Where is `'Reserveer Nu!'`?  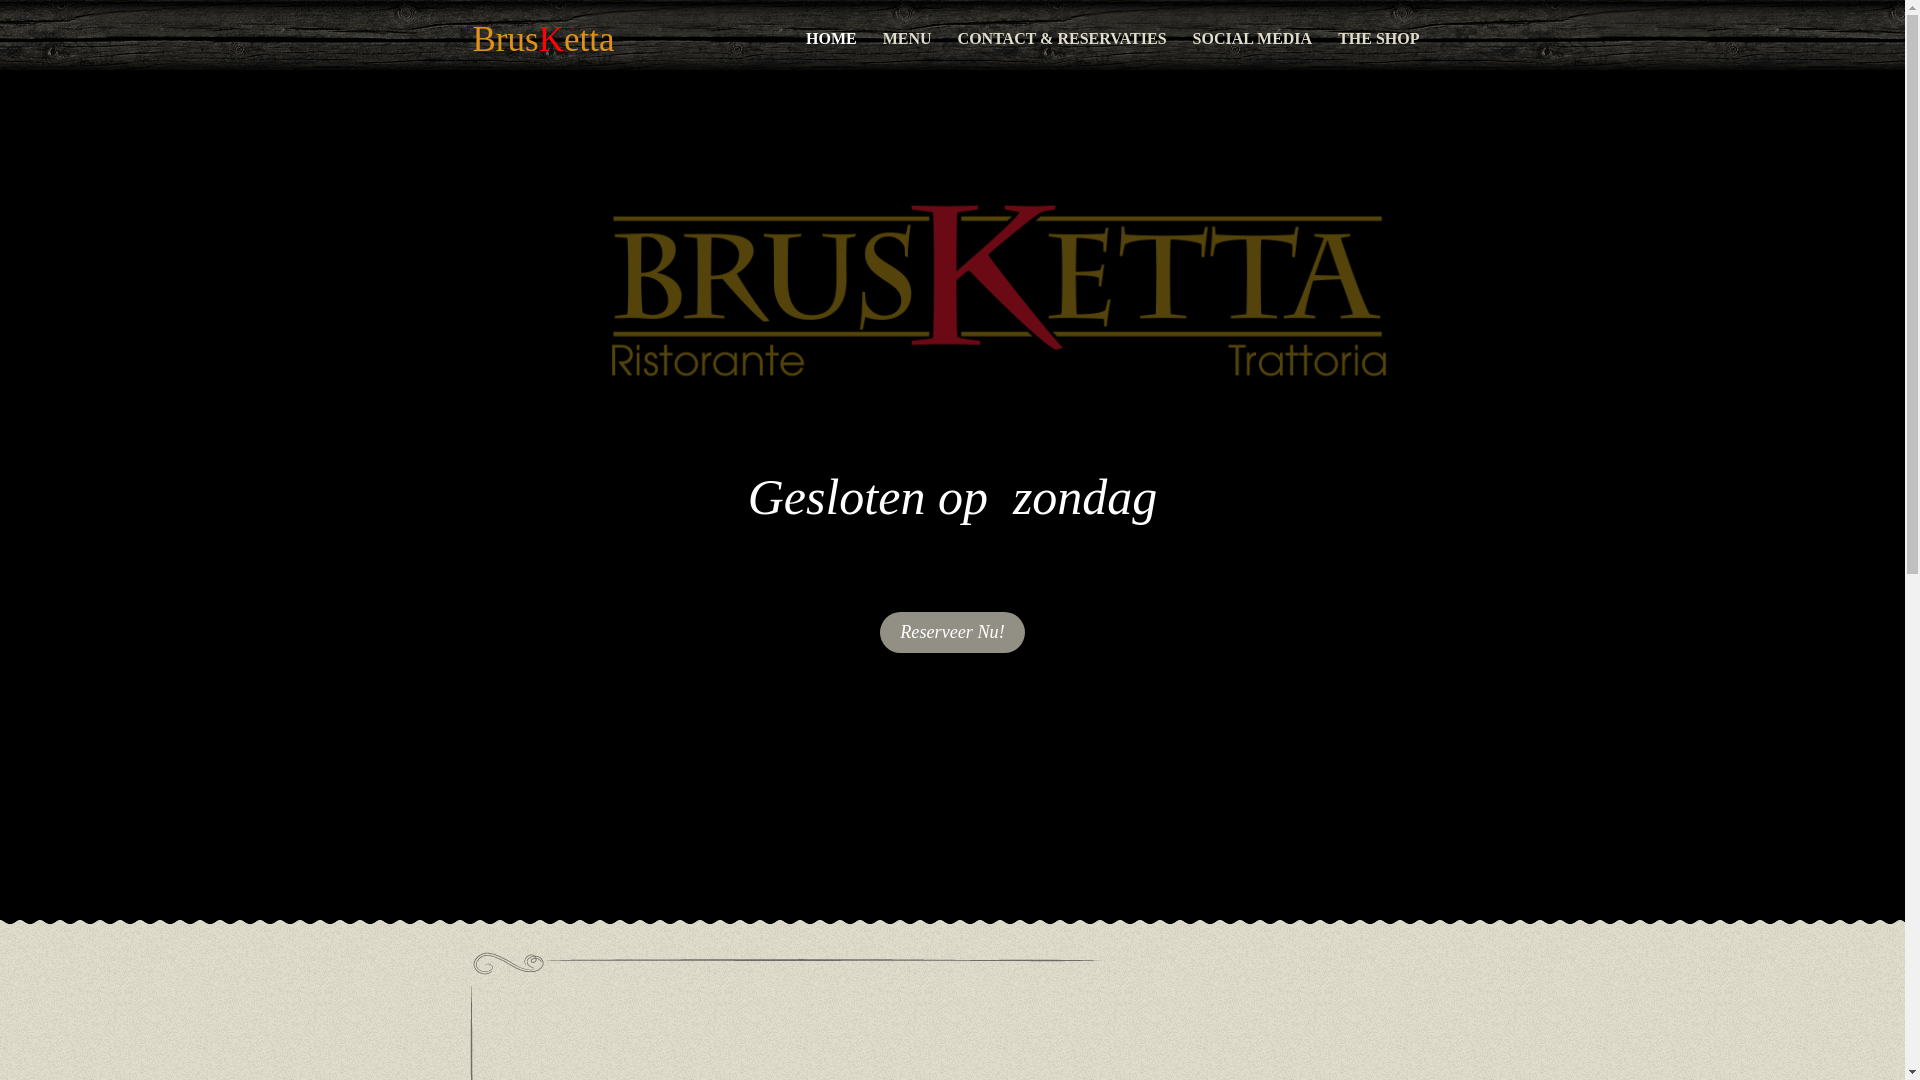 'Reserveer Nu!' is located at coordinates (879, 632).